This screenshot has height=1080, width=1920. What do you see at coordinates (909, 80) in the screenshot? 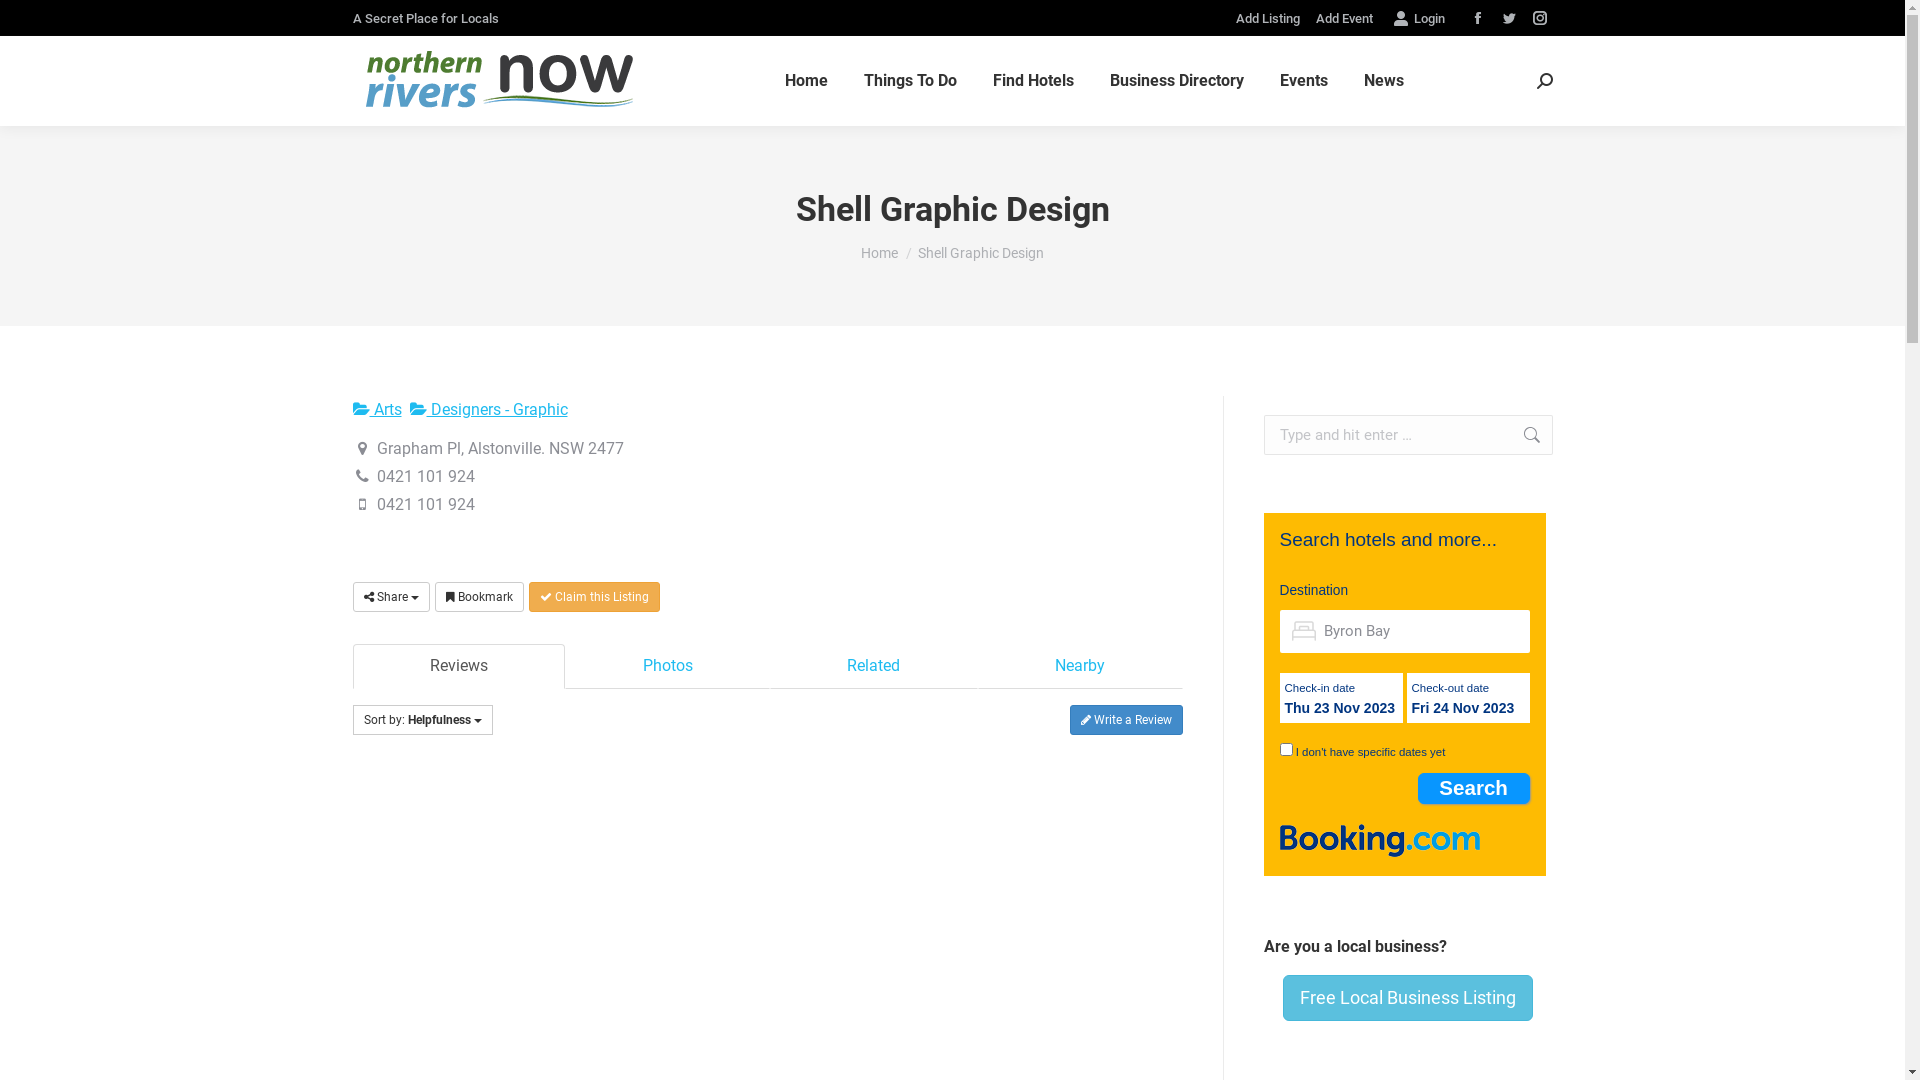
I see `'Things To Do'` at bounding box center [909, 80].